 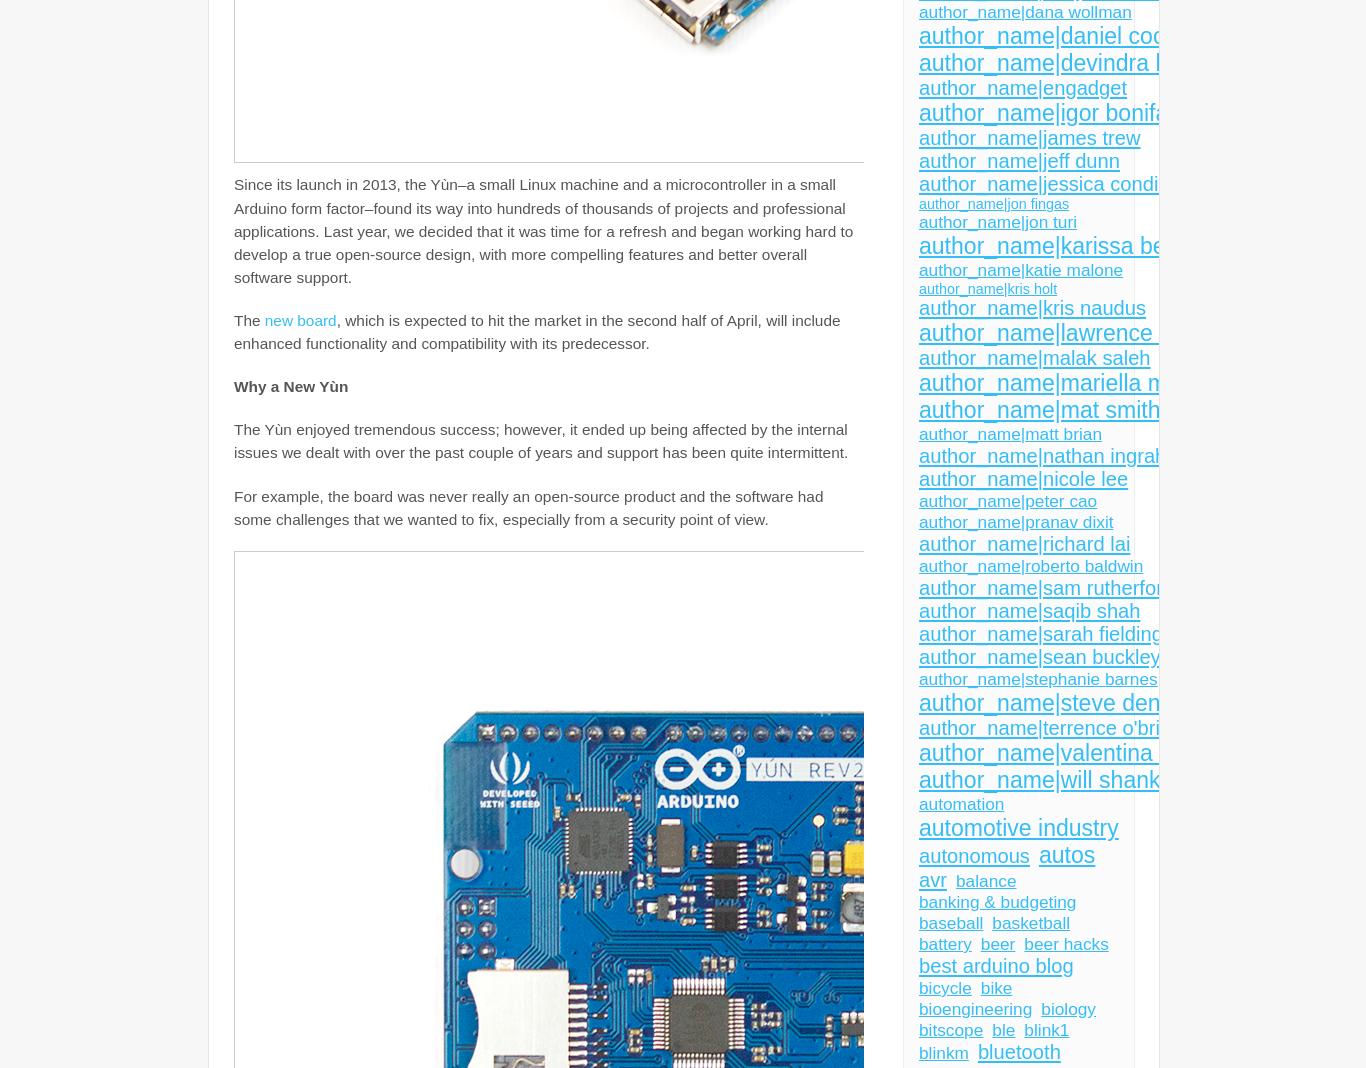 I want to click on 'author_name|richard lai', so click(x=1024, y=543).